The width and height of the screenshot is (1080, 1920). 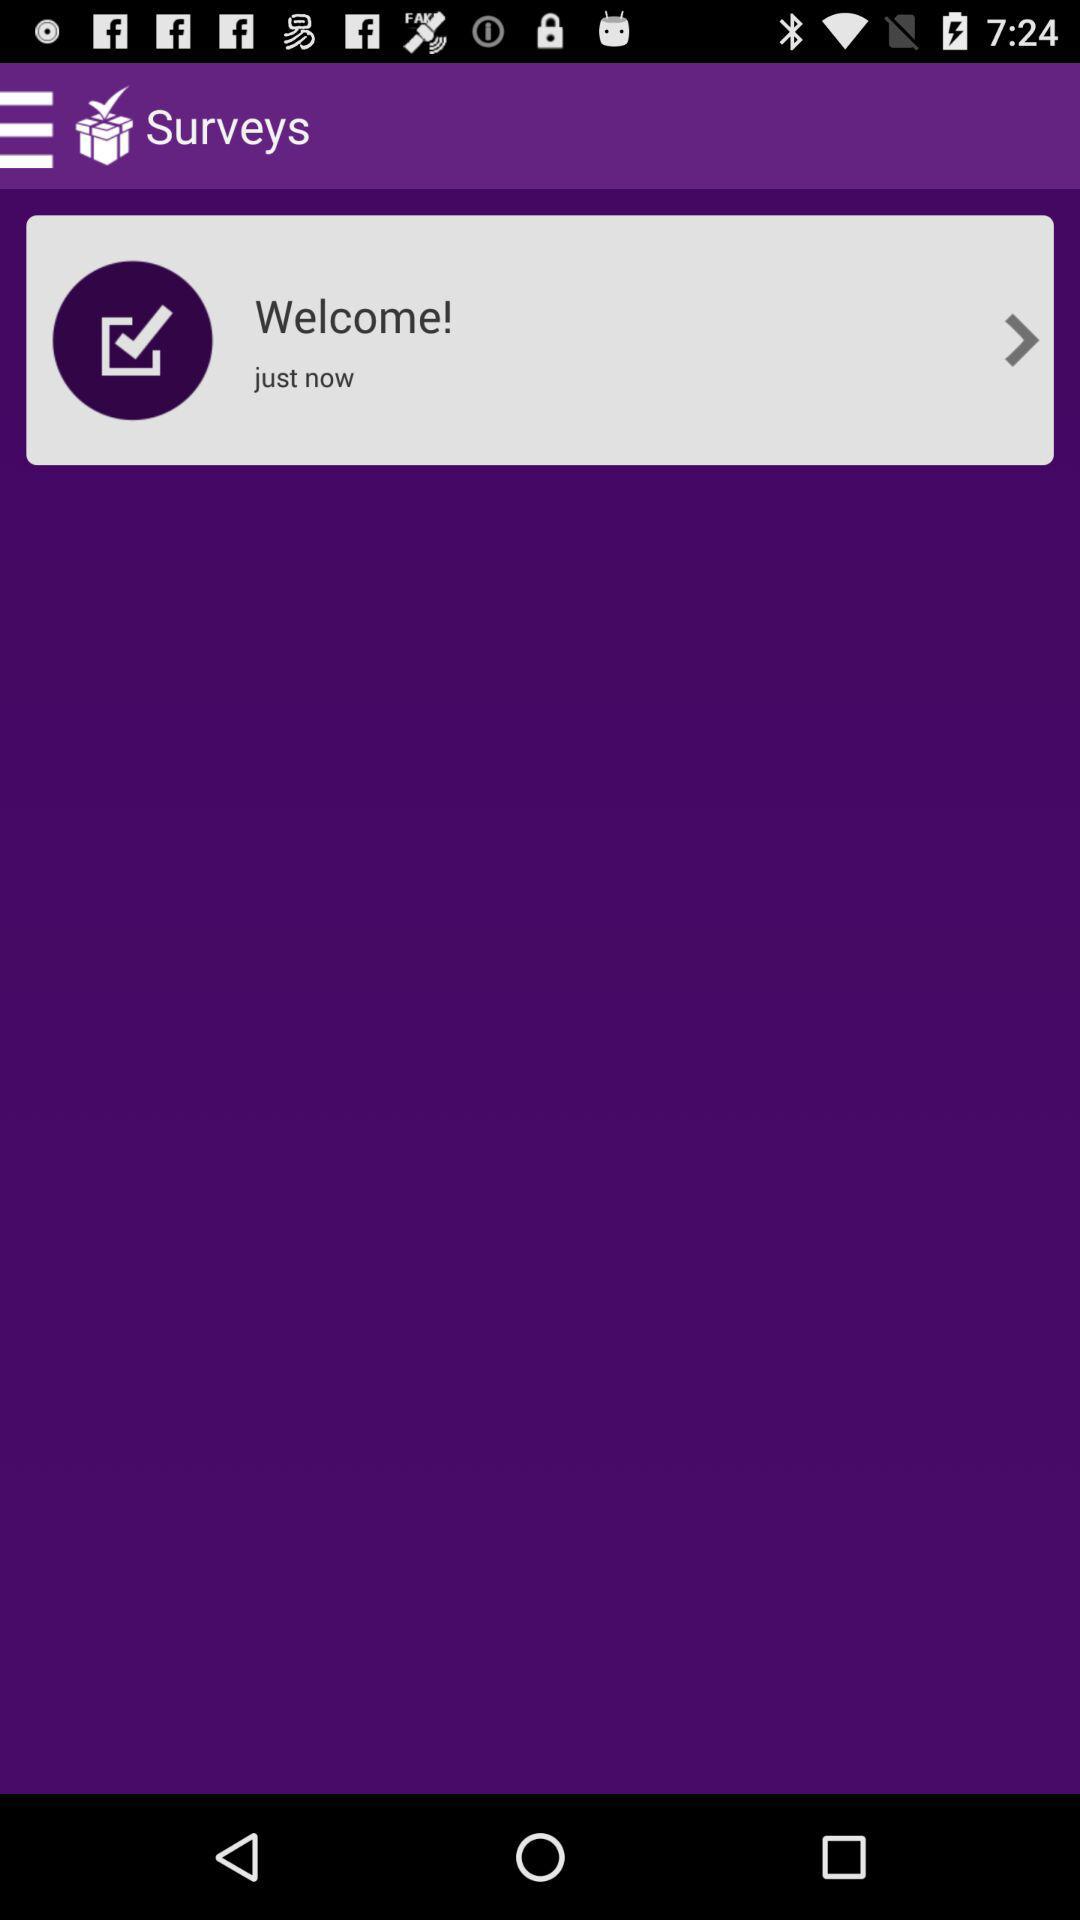 What do you see at coordinates (1021, 340) in the screenshot?
I see `the icon to the right of the welcome!` at bounding box center [1021, 340].